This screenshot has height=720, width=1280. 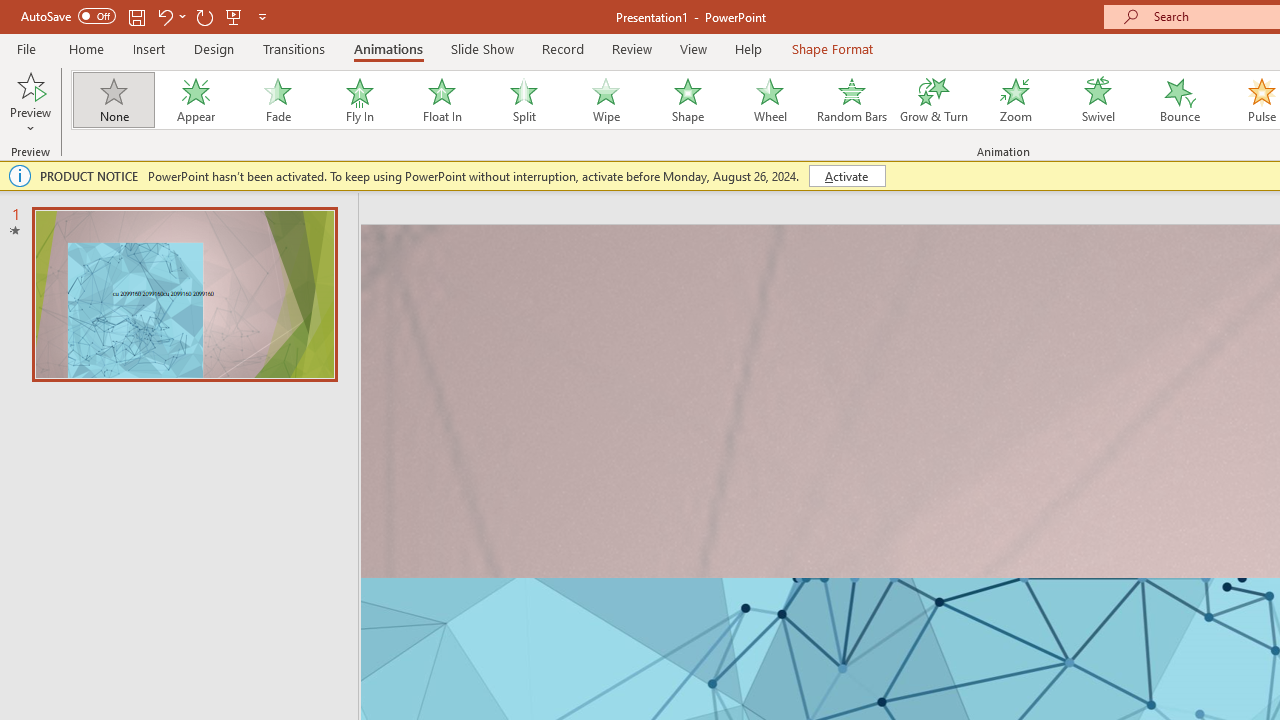 I want to click on 'Appear', so click(x=195, y=100).